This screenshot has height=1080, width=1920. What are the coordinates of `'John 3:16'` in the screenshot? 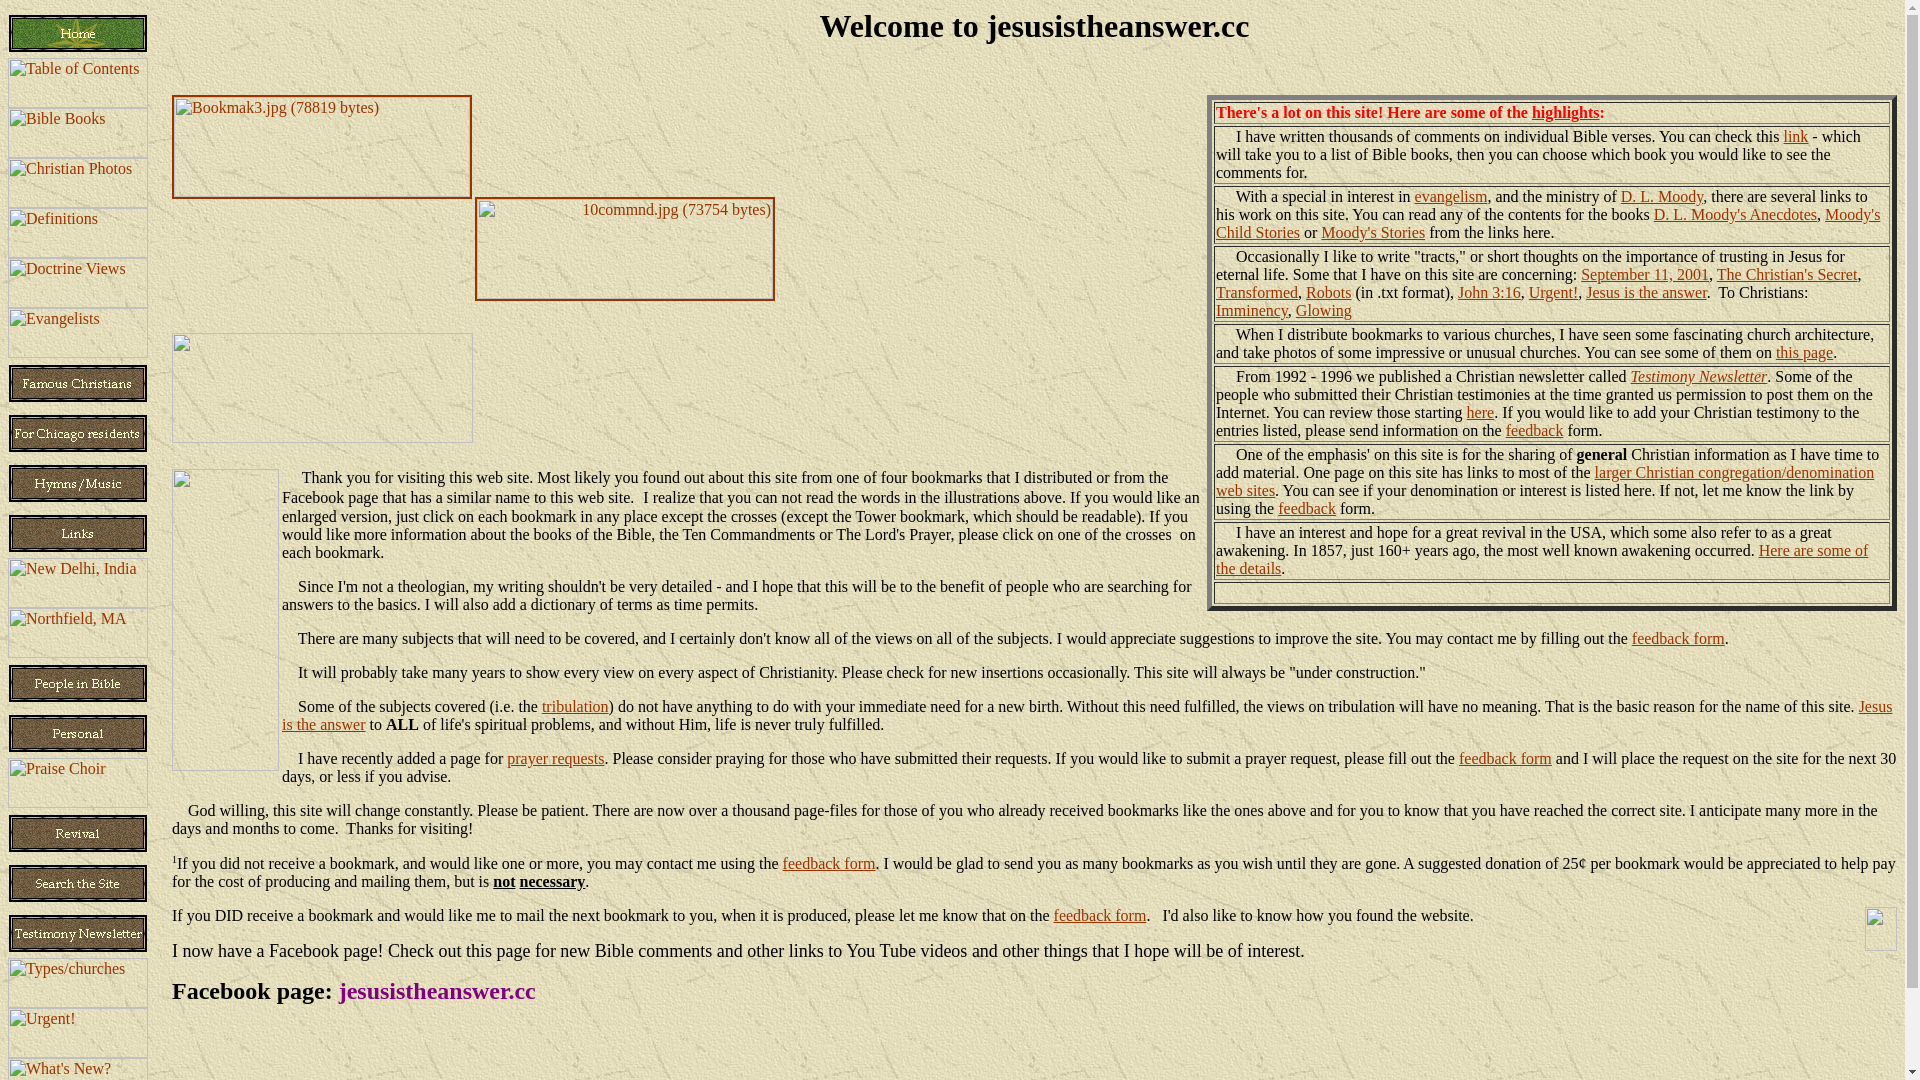 It's located at (1489, 292).